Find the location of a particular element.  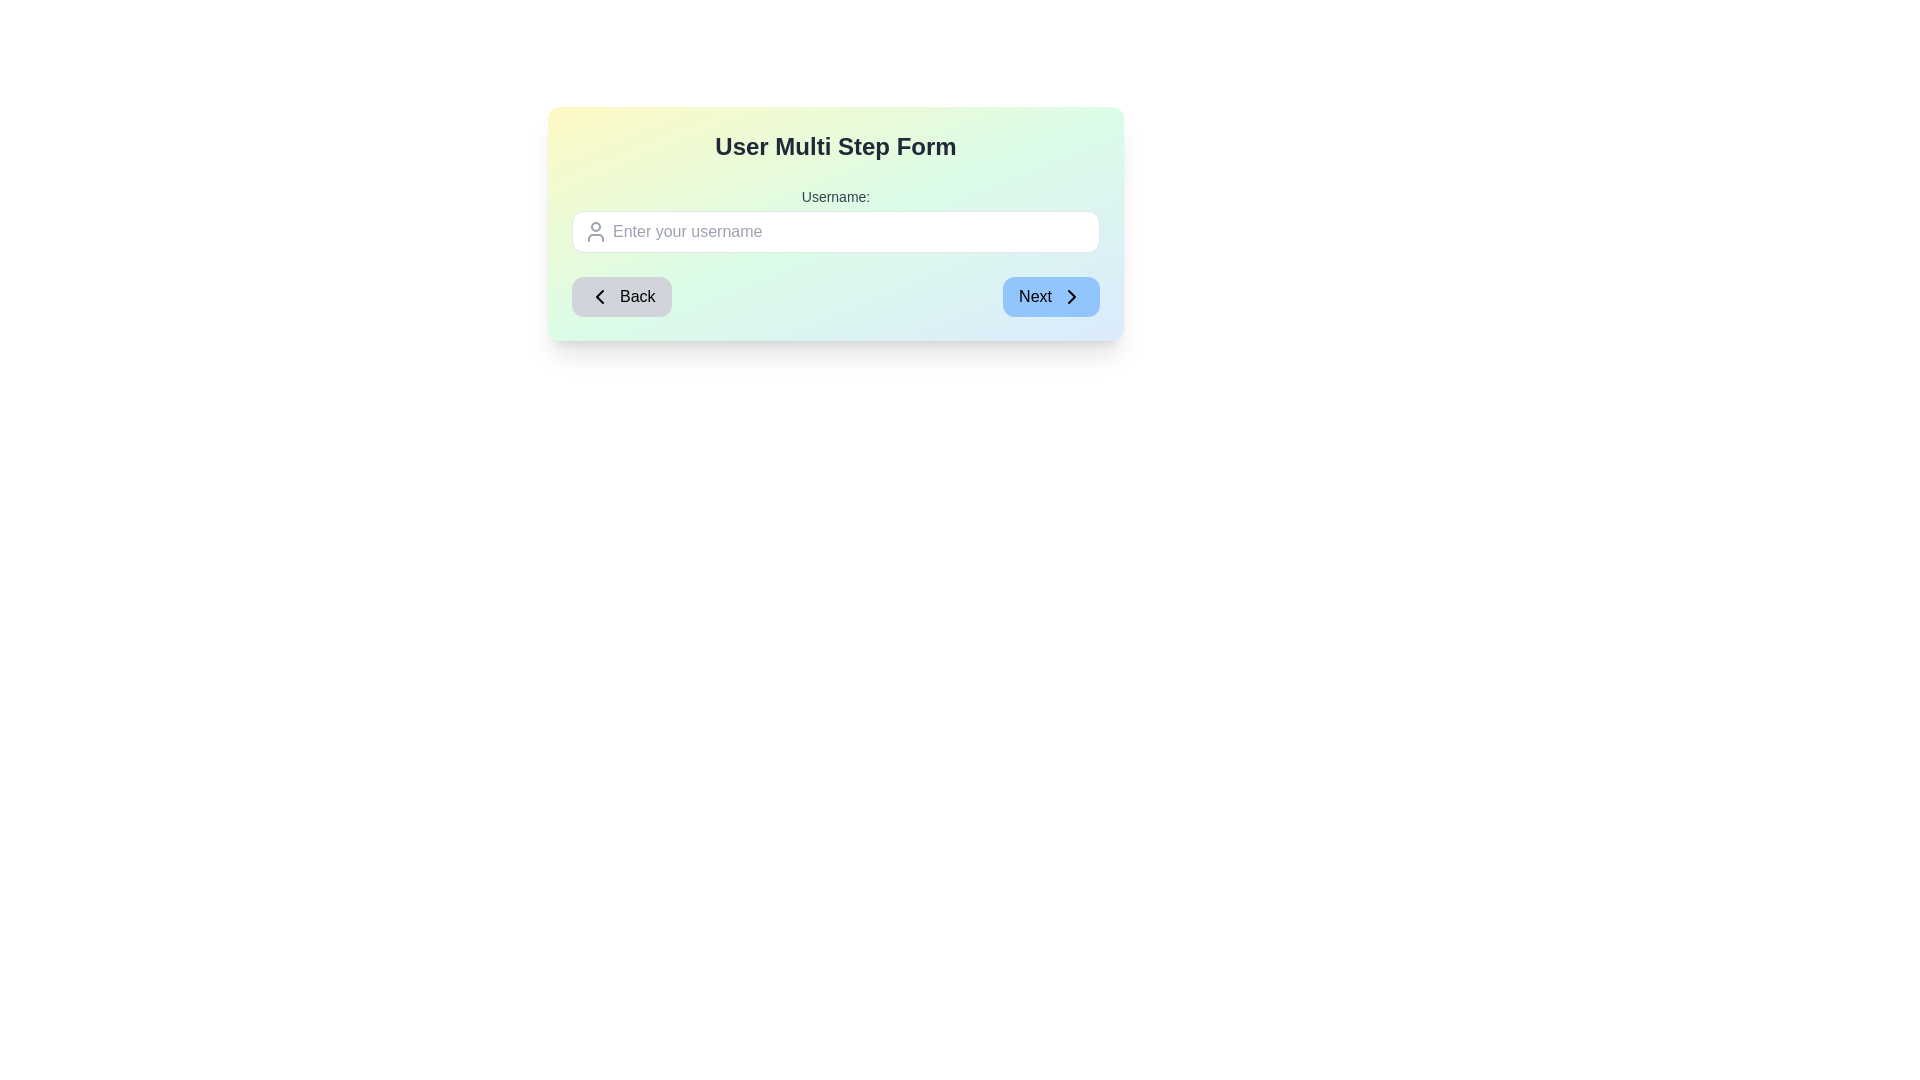

the chevron icon located within the 'Back' button is located at coordinates (599, 297).